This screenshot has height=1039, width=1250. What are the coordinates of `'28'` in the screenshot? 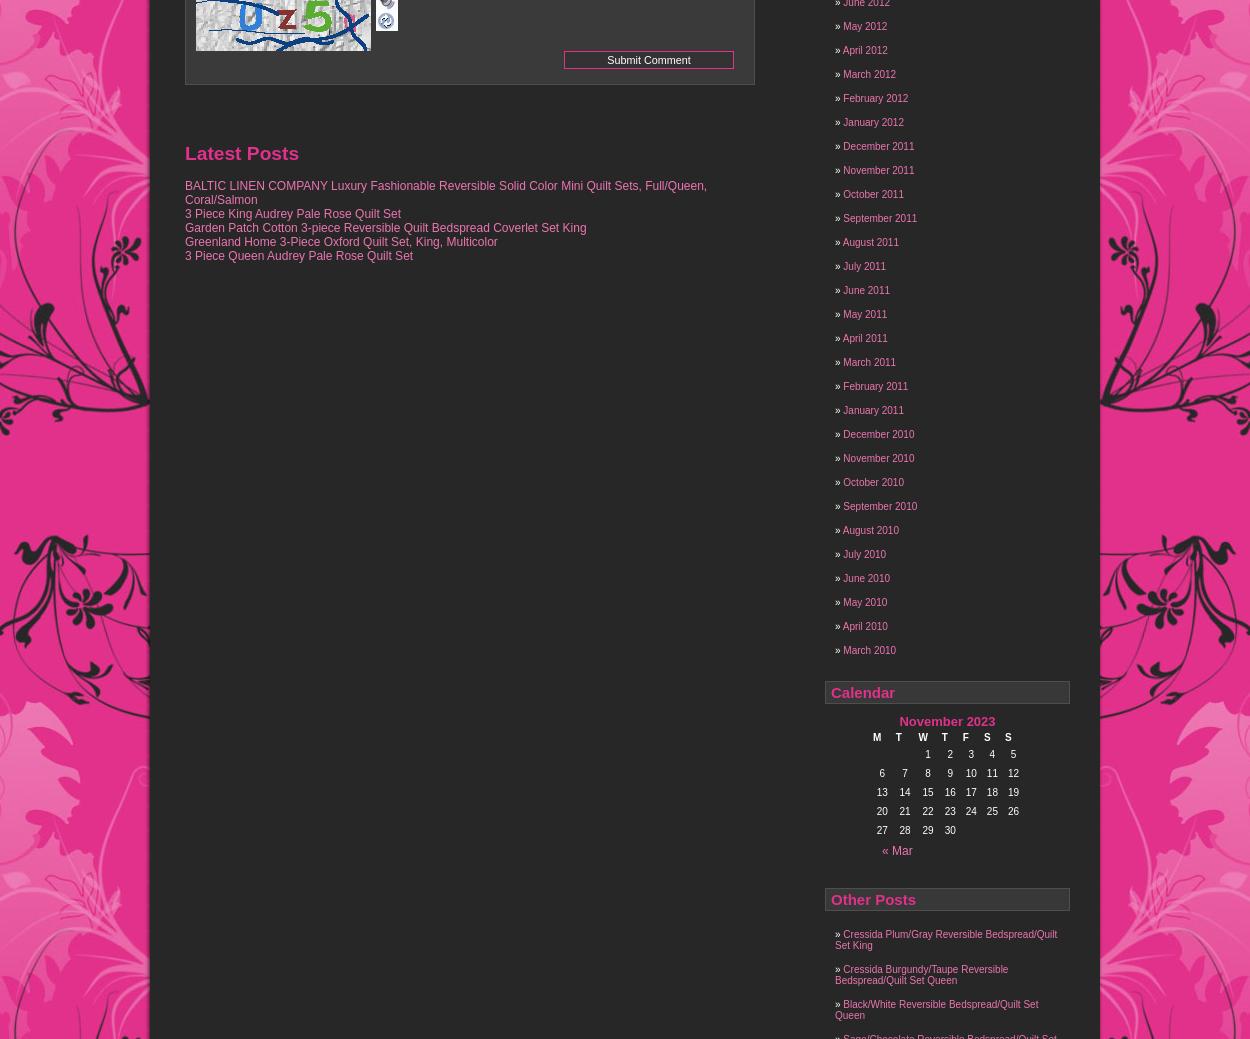 It's located at (904, 829).